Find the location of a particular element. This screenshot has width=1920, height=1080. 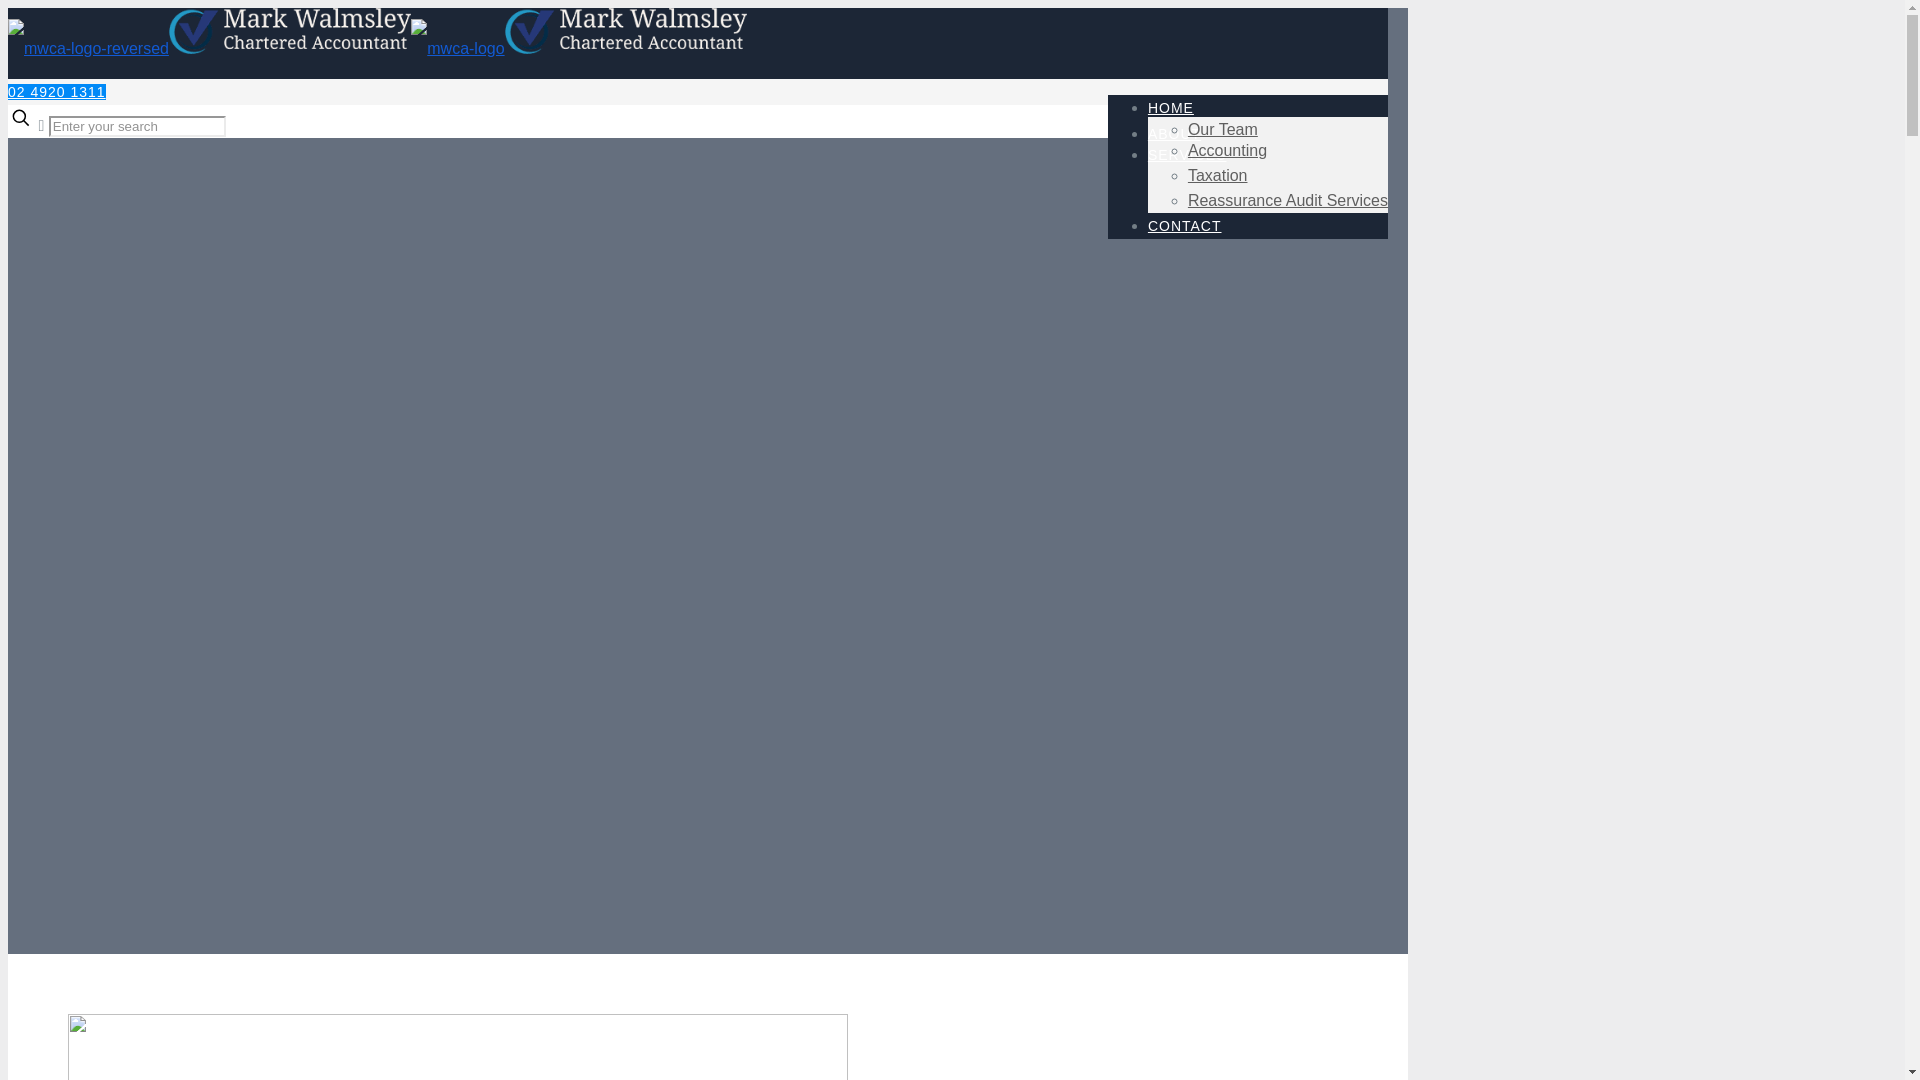

'02 4920 1311' is located at coordinates (8, 92).